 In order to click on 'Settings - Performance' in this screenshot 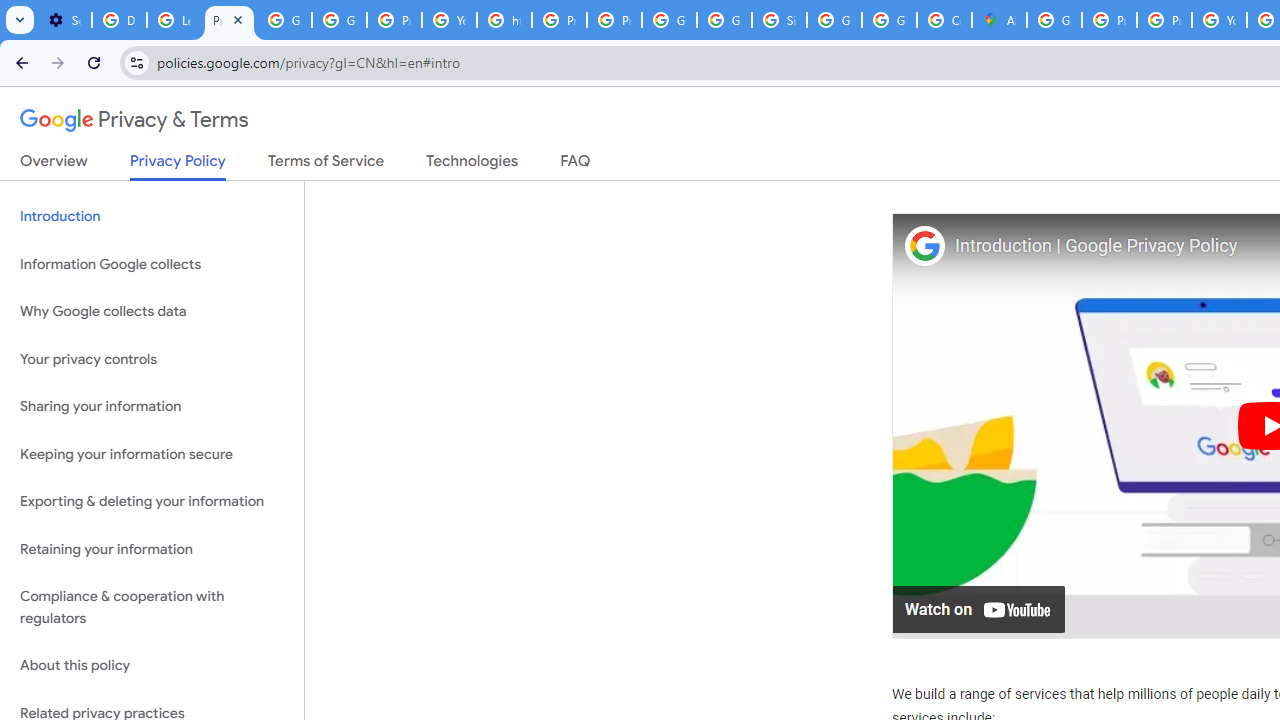, I will do `click(64, 20)`.